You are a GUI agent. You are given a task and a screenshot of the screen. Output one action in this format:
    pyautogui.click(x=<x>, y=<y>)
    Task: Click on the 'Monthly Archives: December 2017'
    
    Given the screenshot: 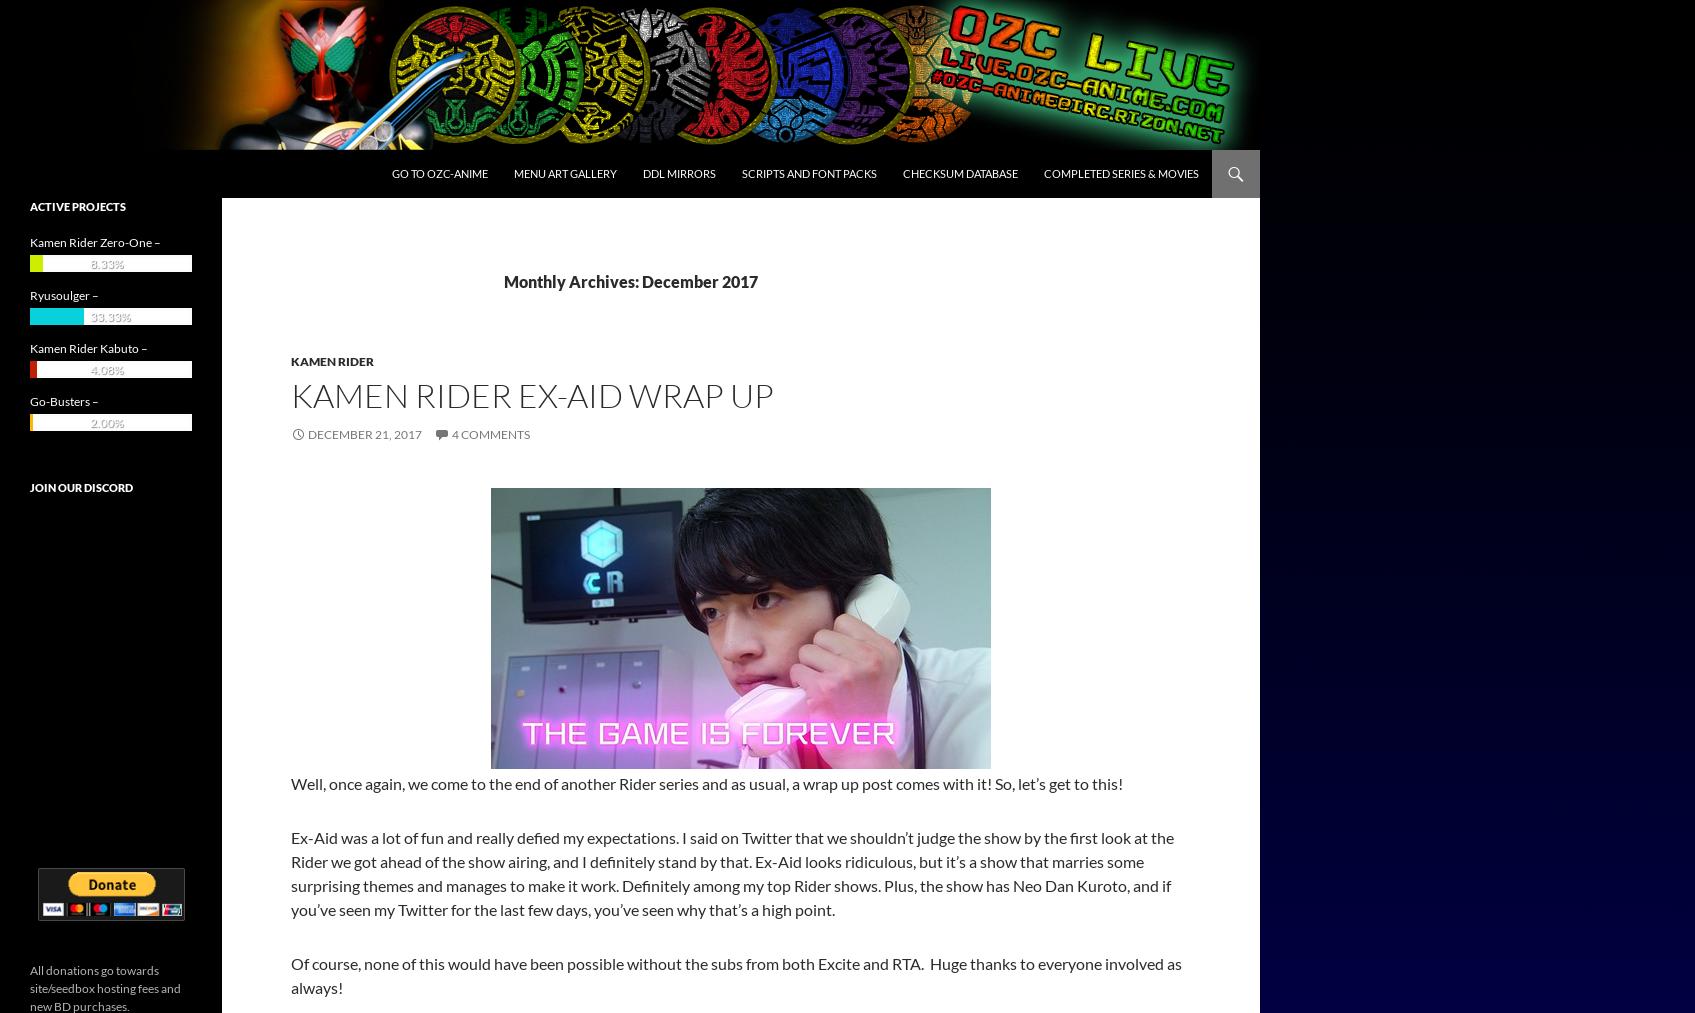 What is the action you would take?
    pyautogui.click(x=630, y=280)
    